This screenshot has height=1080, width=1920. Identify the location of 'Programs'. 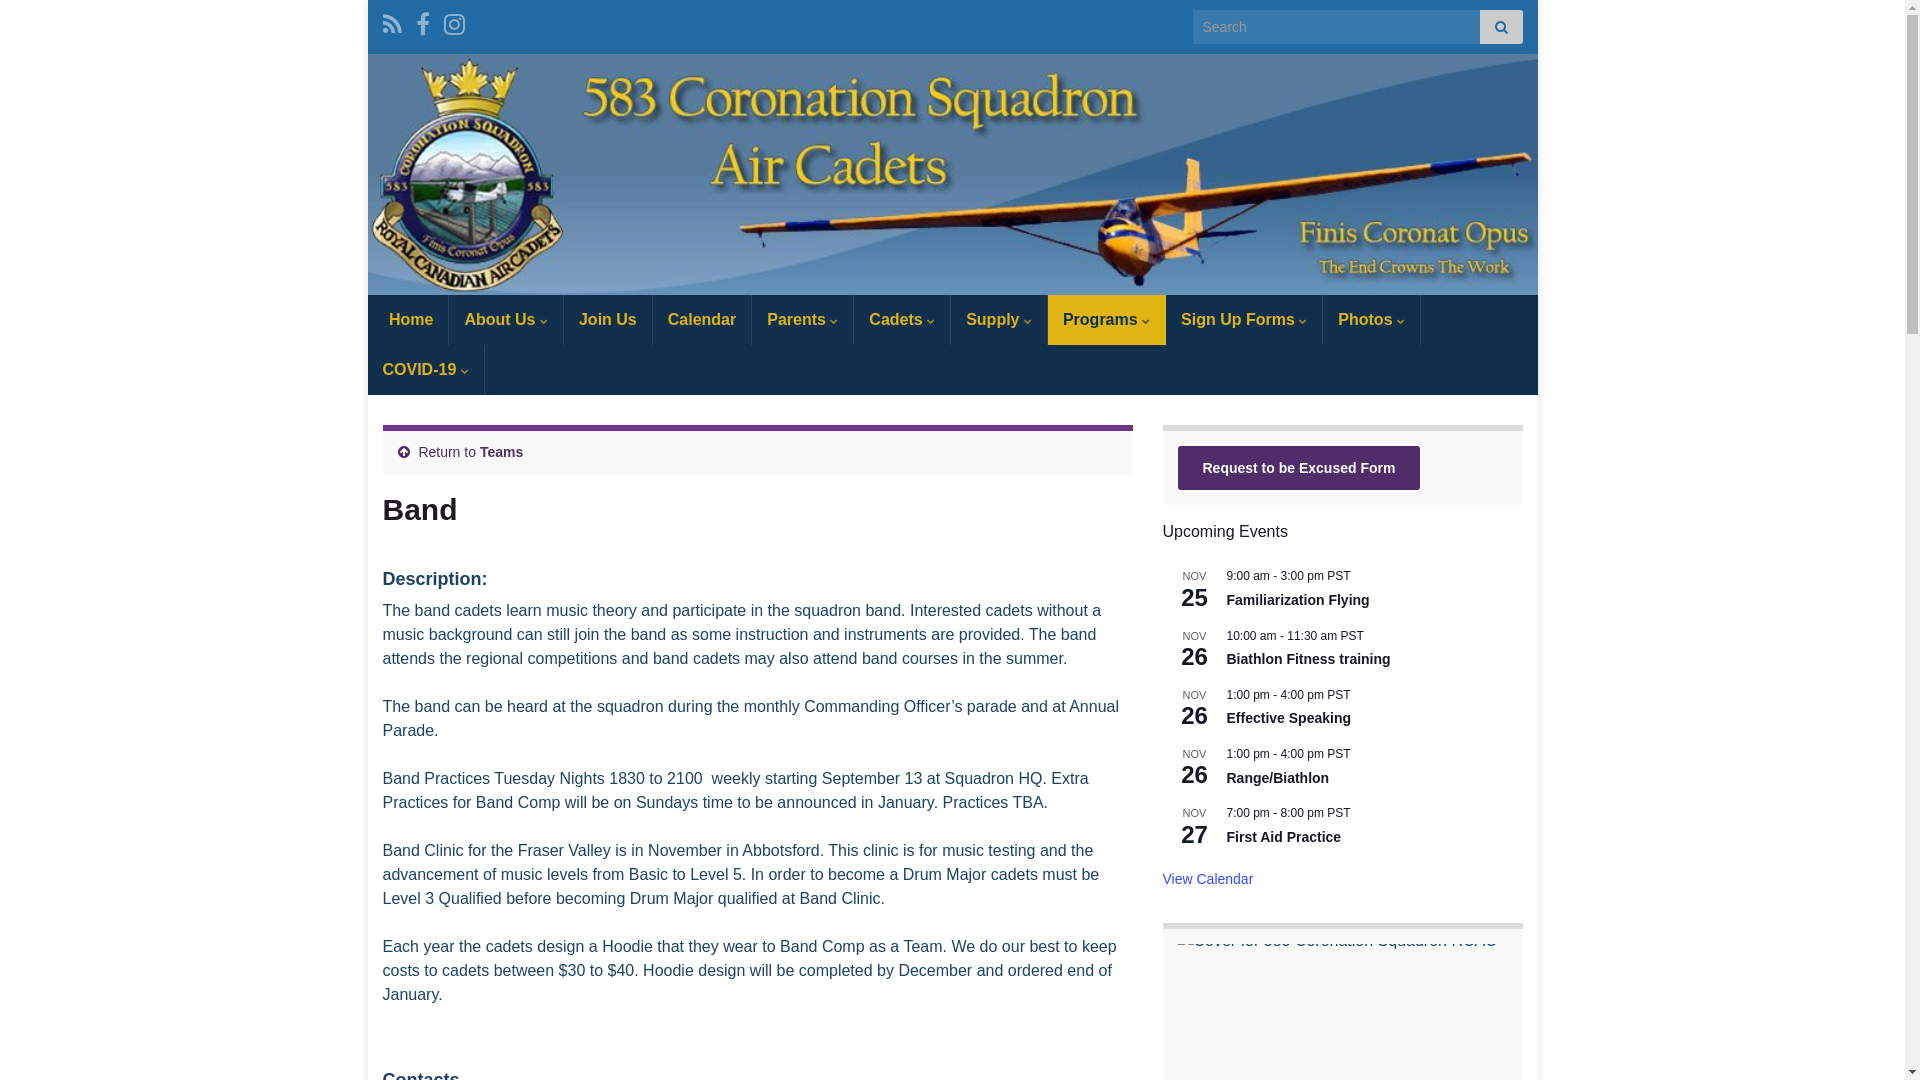
(1046, 319).